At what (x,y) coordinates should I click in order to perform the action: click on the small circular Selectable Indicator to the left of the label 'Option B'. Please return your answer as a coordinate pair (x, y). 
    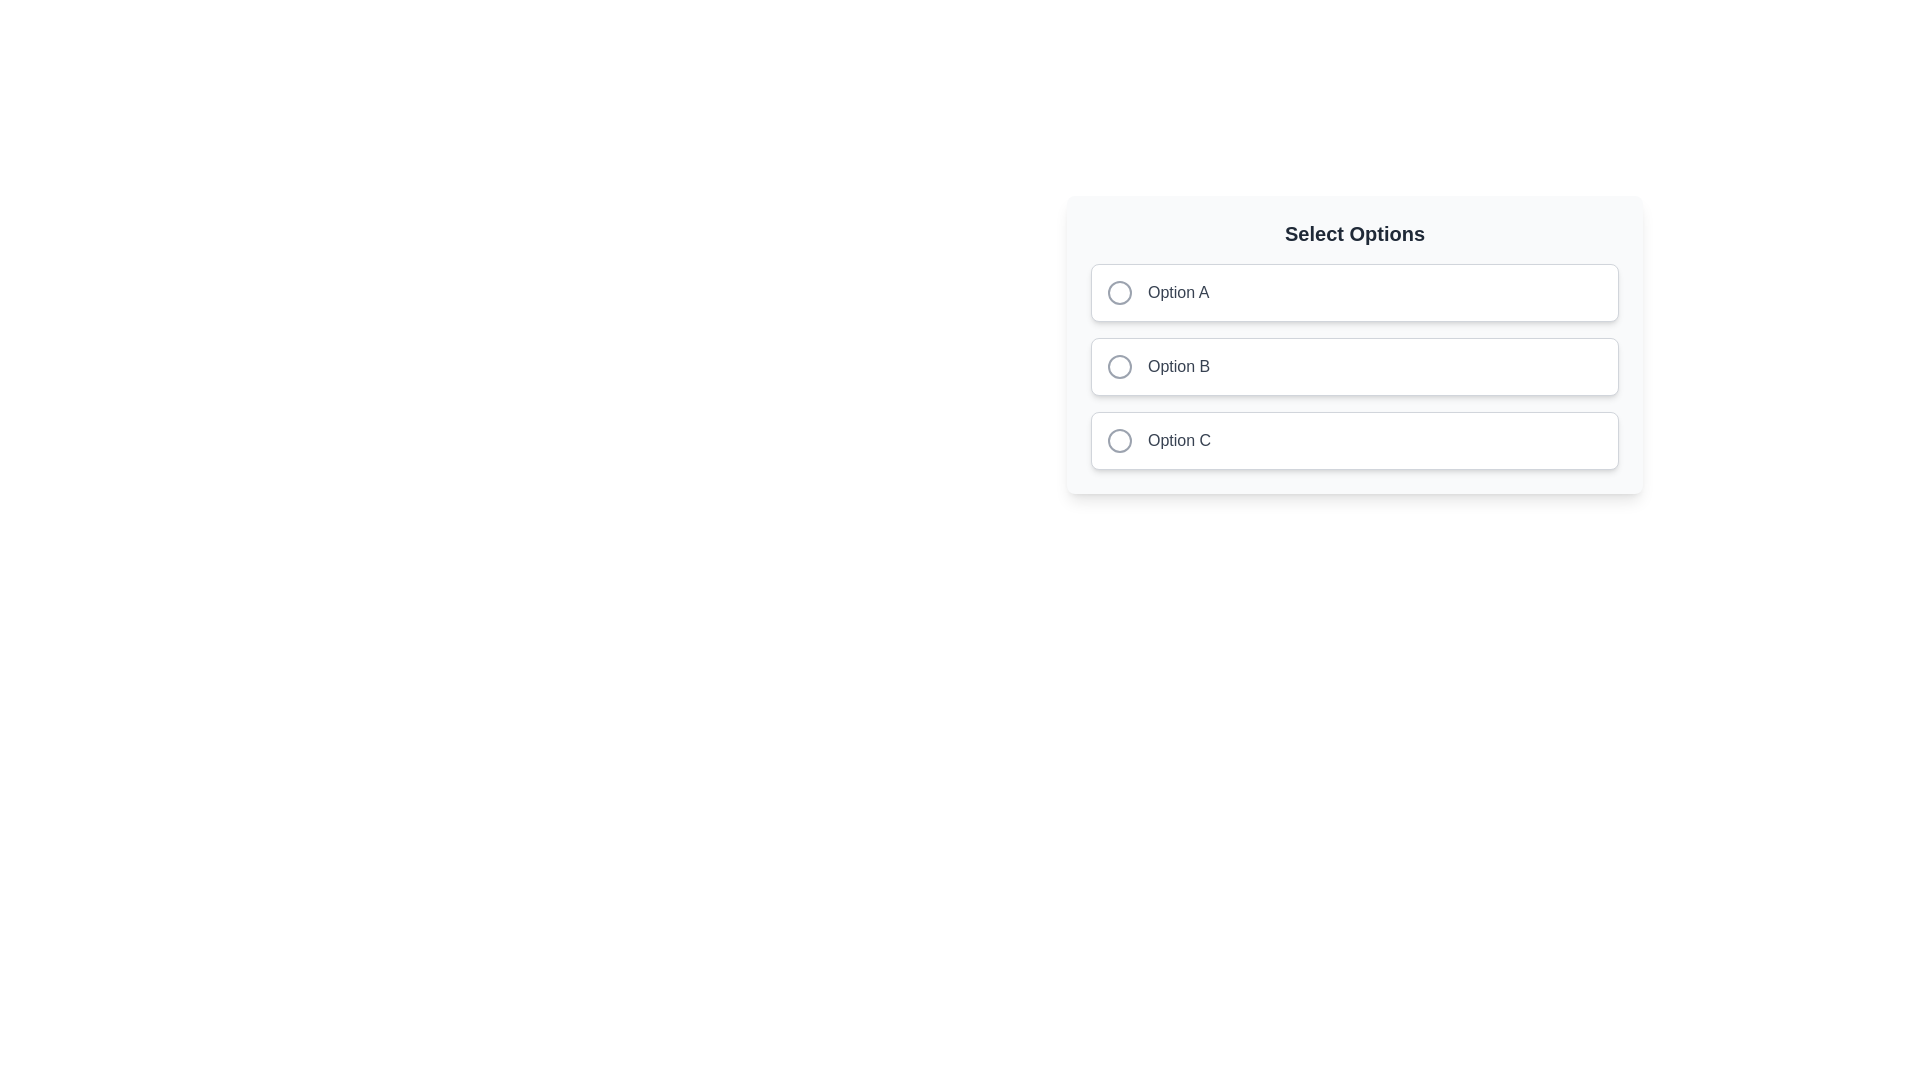
    Looking at the image, I should click on (1118, 366).